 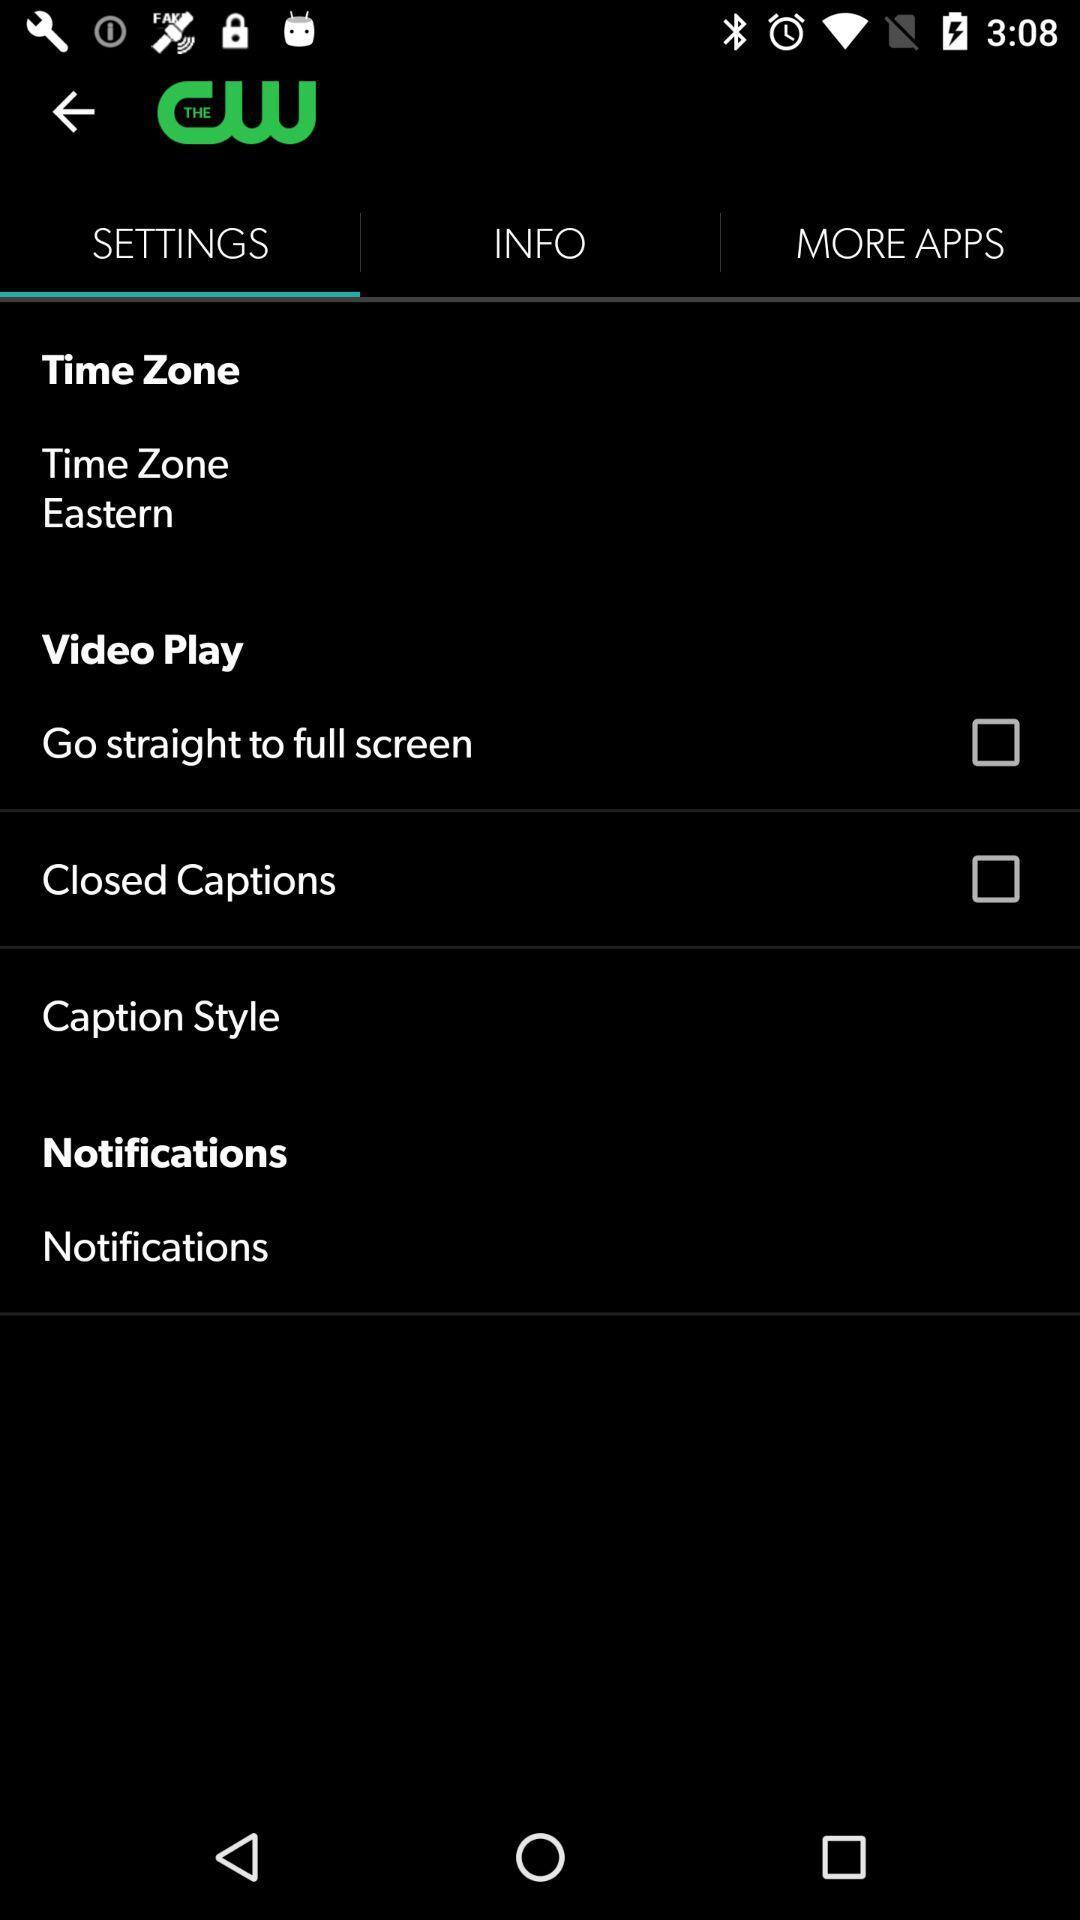 I want to click on closed captions item, so click(x=189, y=878).